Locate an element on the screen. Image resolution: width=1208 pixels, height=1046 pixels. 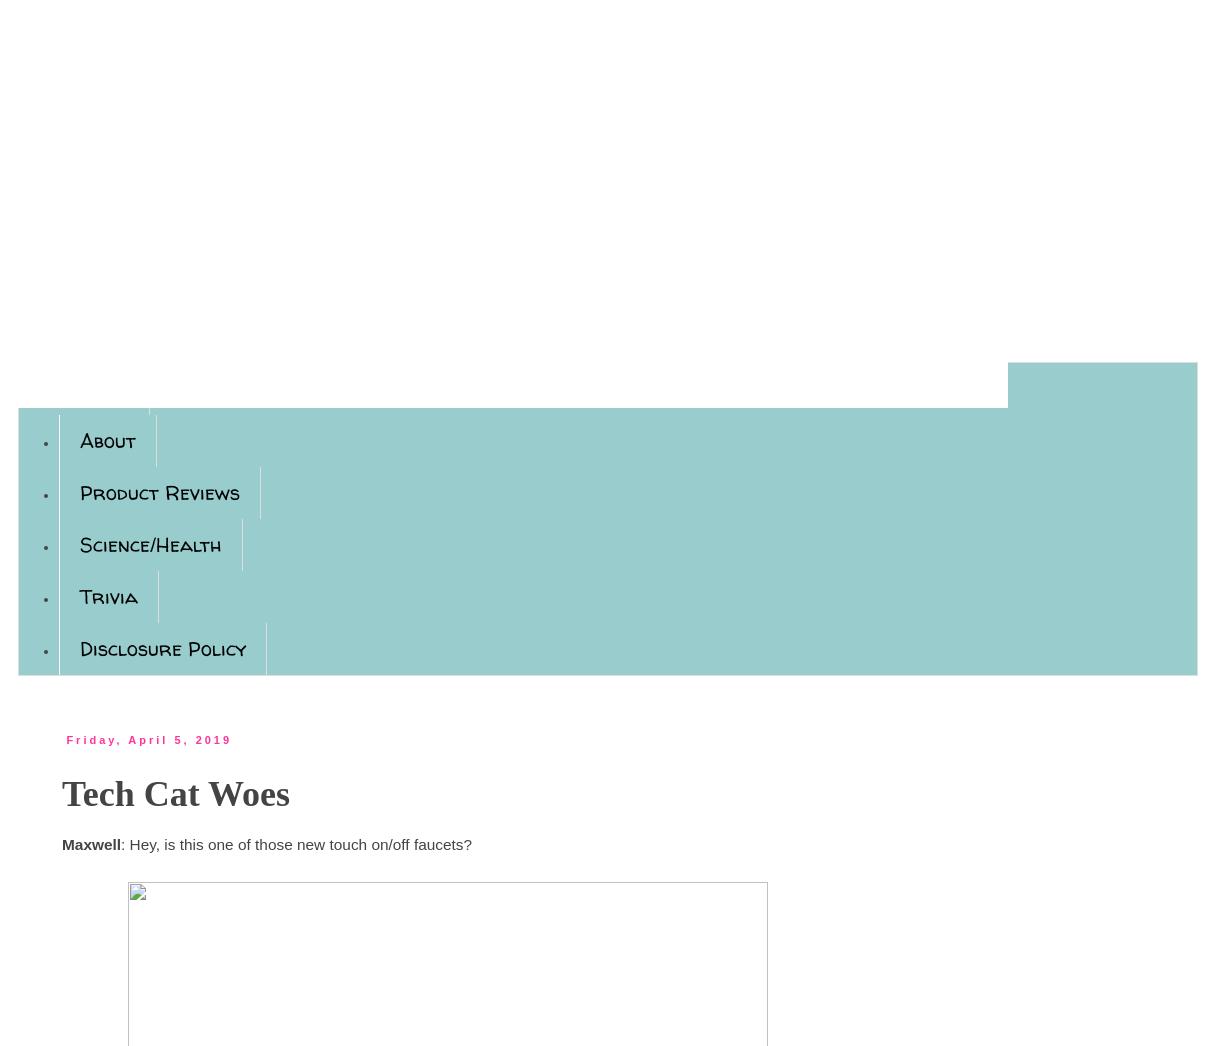
'About' is located at coordinates (106, 439).